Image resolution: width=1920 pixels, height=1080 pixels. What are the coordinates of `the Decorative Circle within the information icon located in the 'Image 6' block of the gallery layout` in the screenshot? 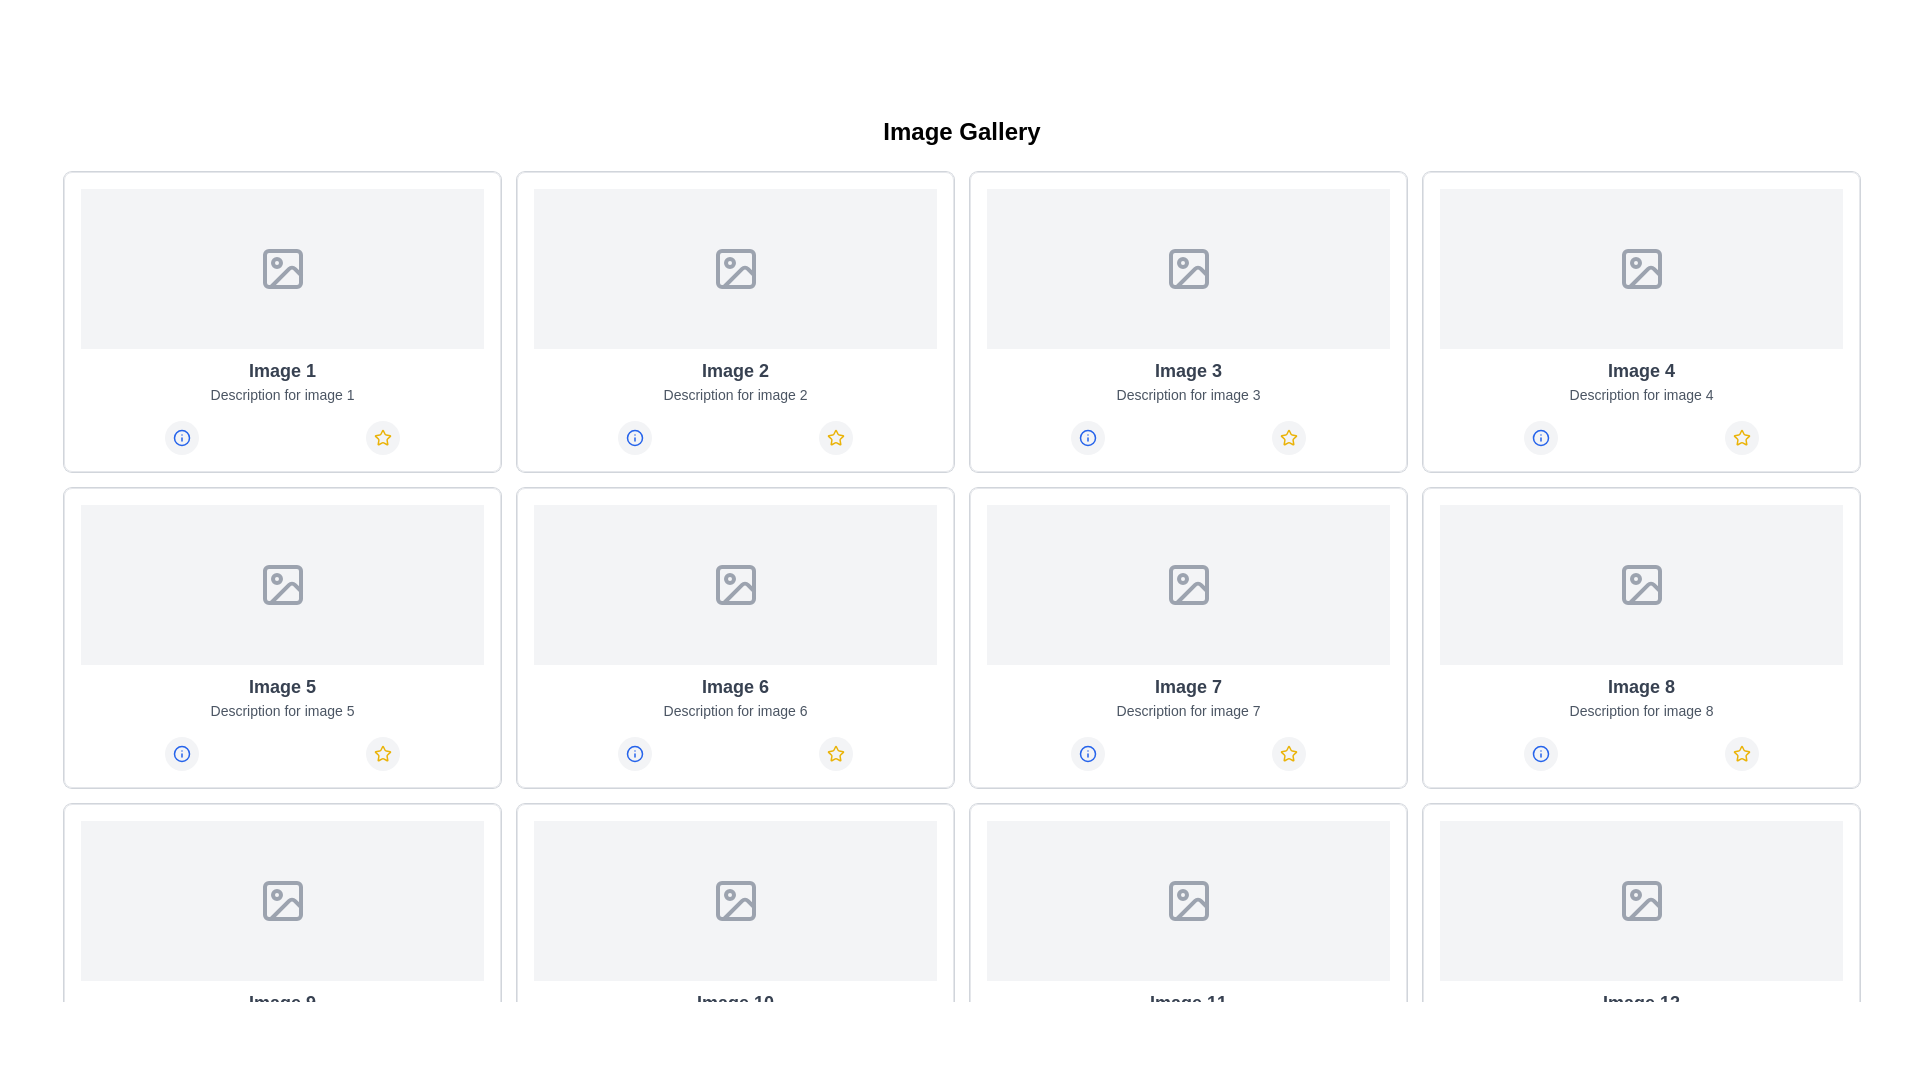 It's located at (633, 753).